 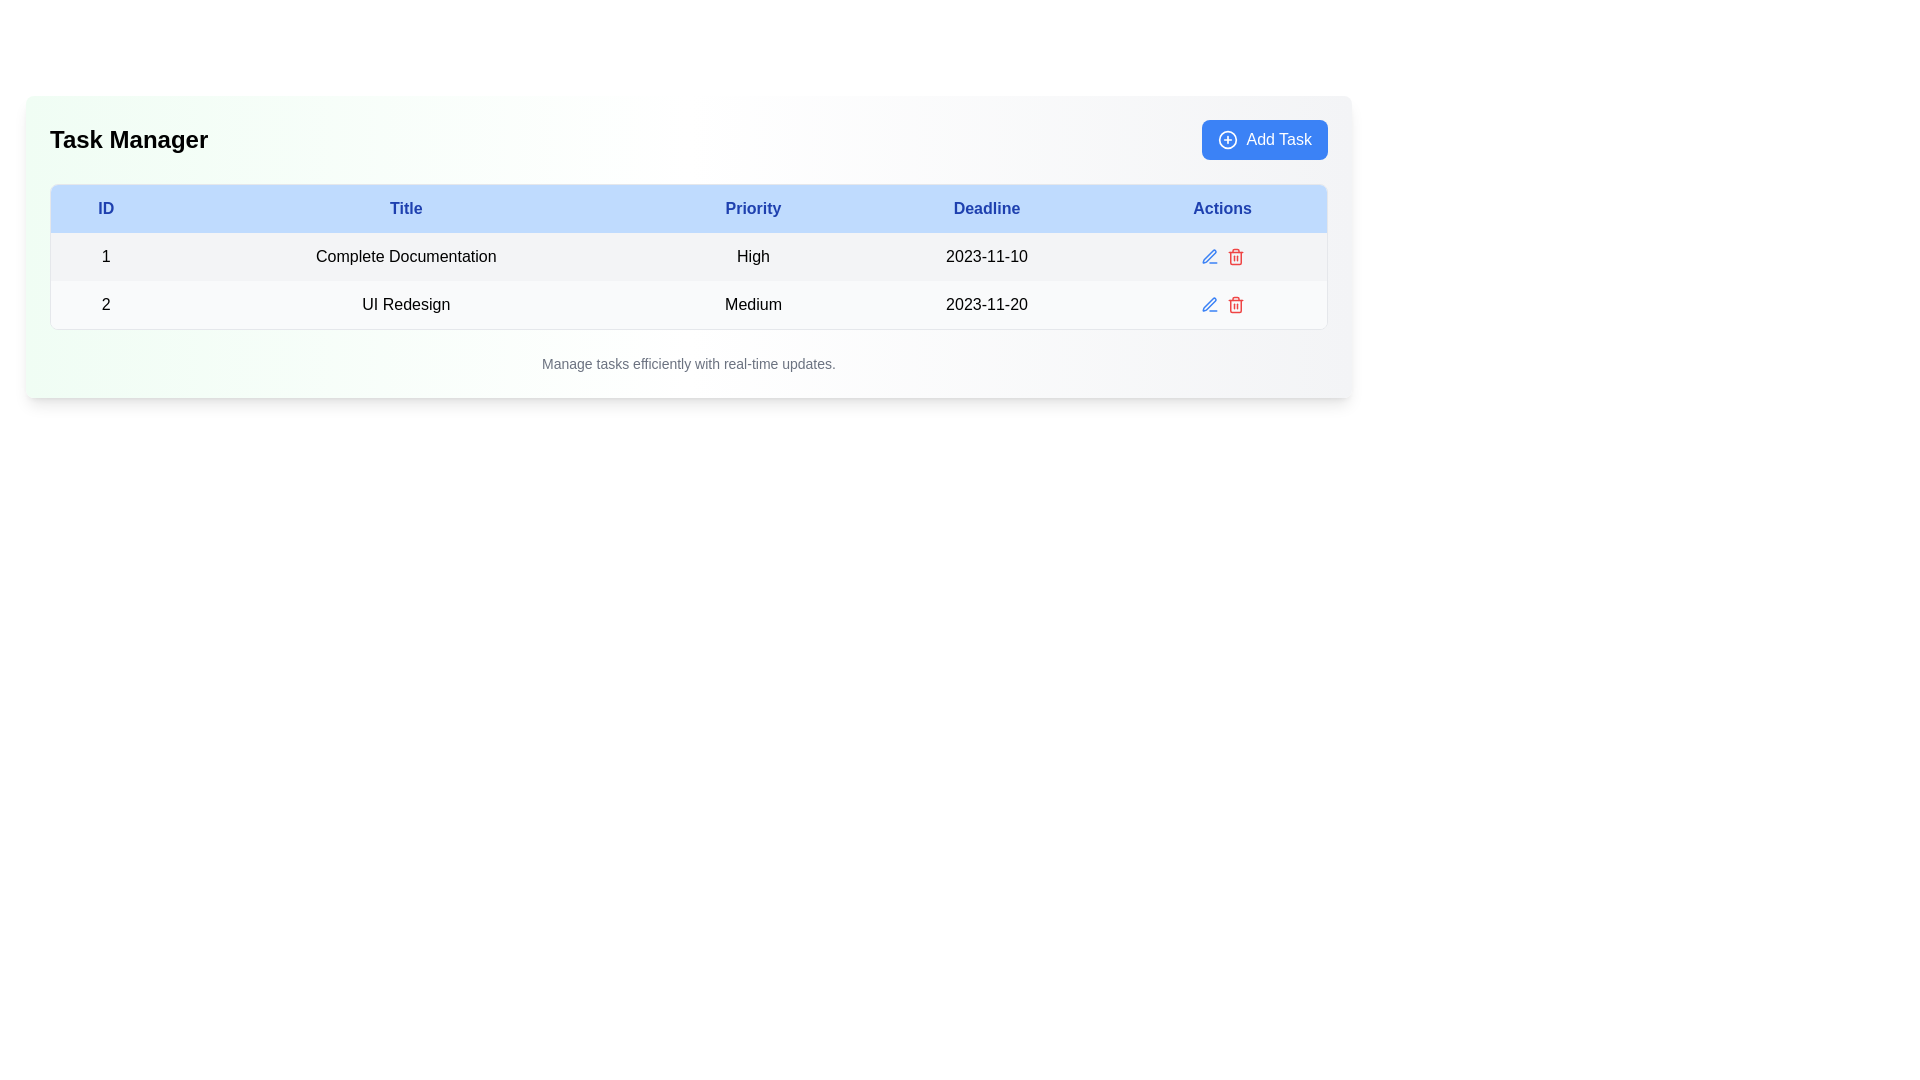 What do you see at coordinates (1208, 255) in the screenshot?
I see `the edit pen icon in the 'Actions' column of the second row to initiate editing of the row data` at bounding box center [1208, 255].